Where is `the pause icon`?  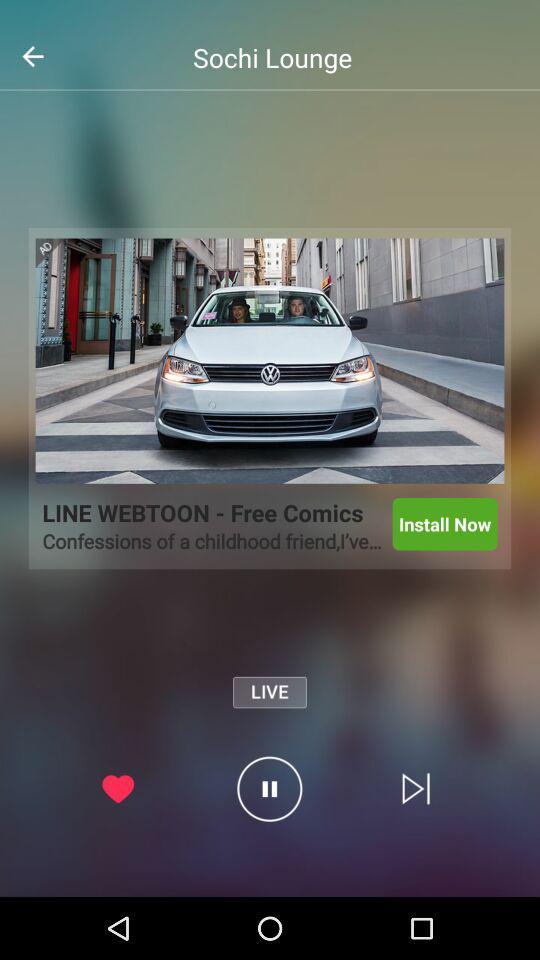
the pause icon is located at coordinates (269, 789).